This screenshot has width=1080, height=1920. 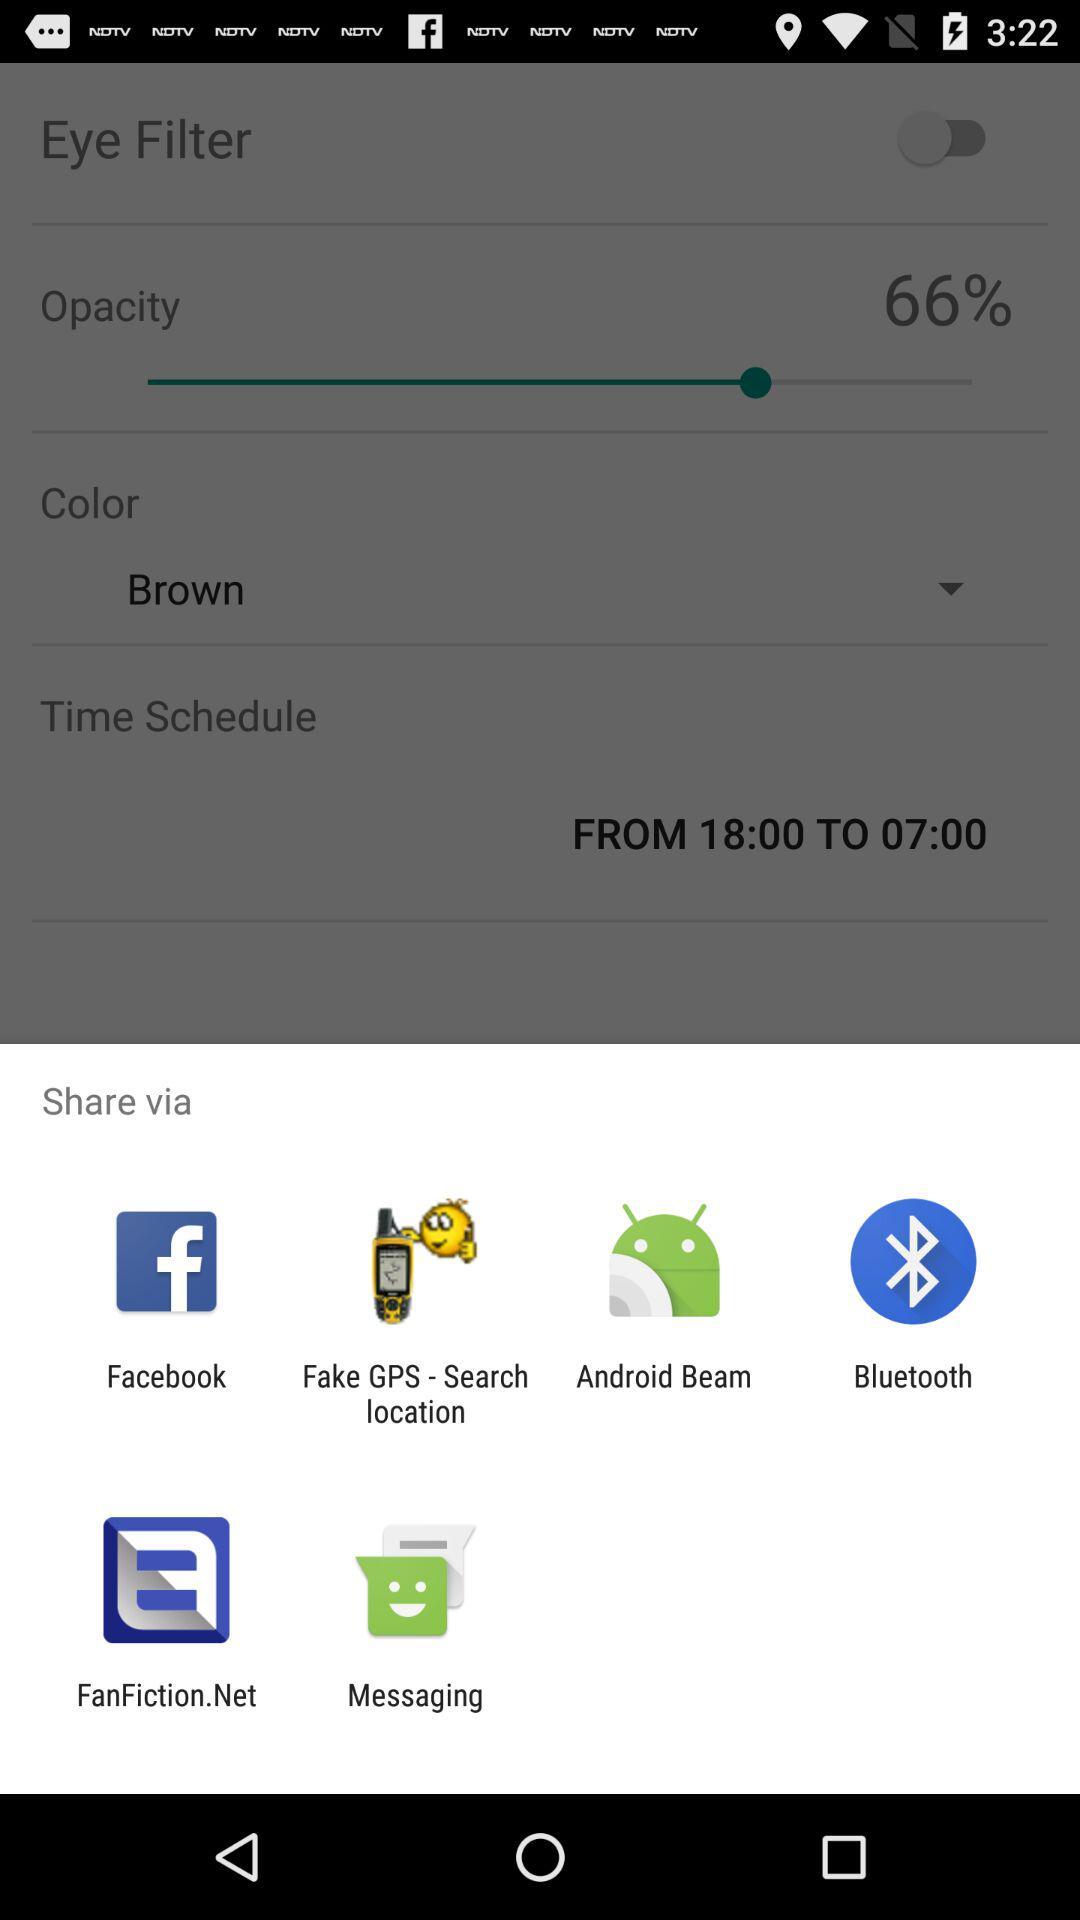 What do you see at coordinates (414, 1711) in the screenshot?
I see `the messaging icon` at bounding box center [414, 1711].